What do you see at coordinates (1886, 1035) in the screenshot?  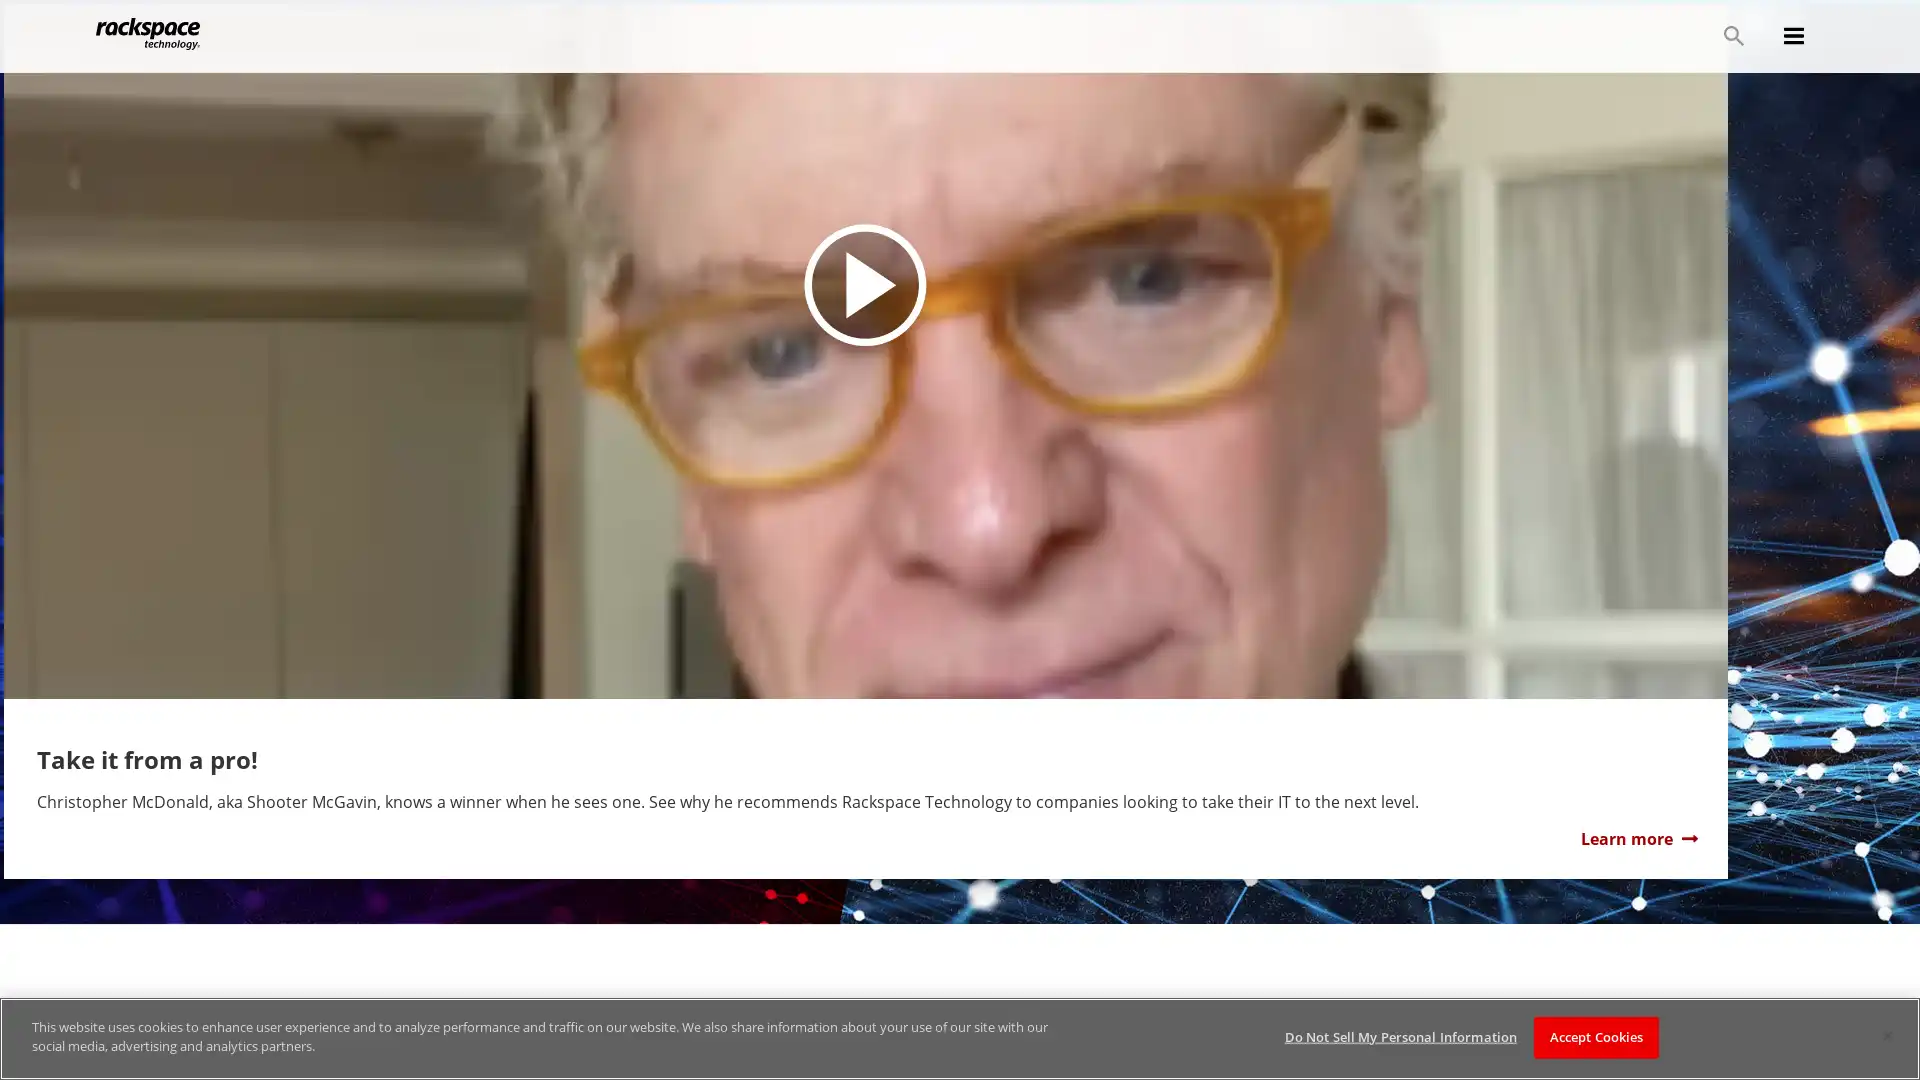 I see `Close` at bounding box center [1886, 1035].